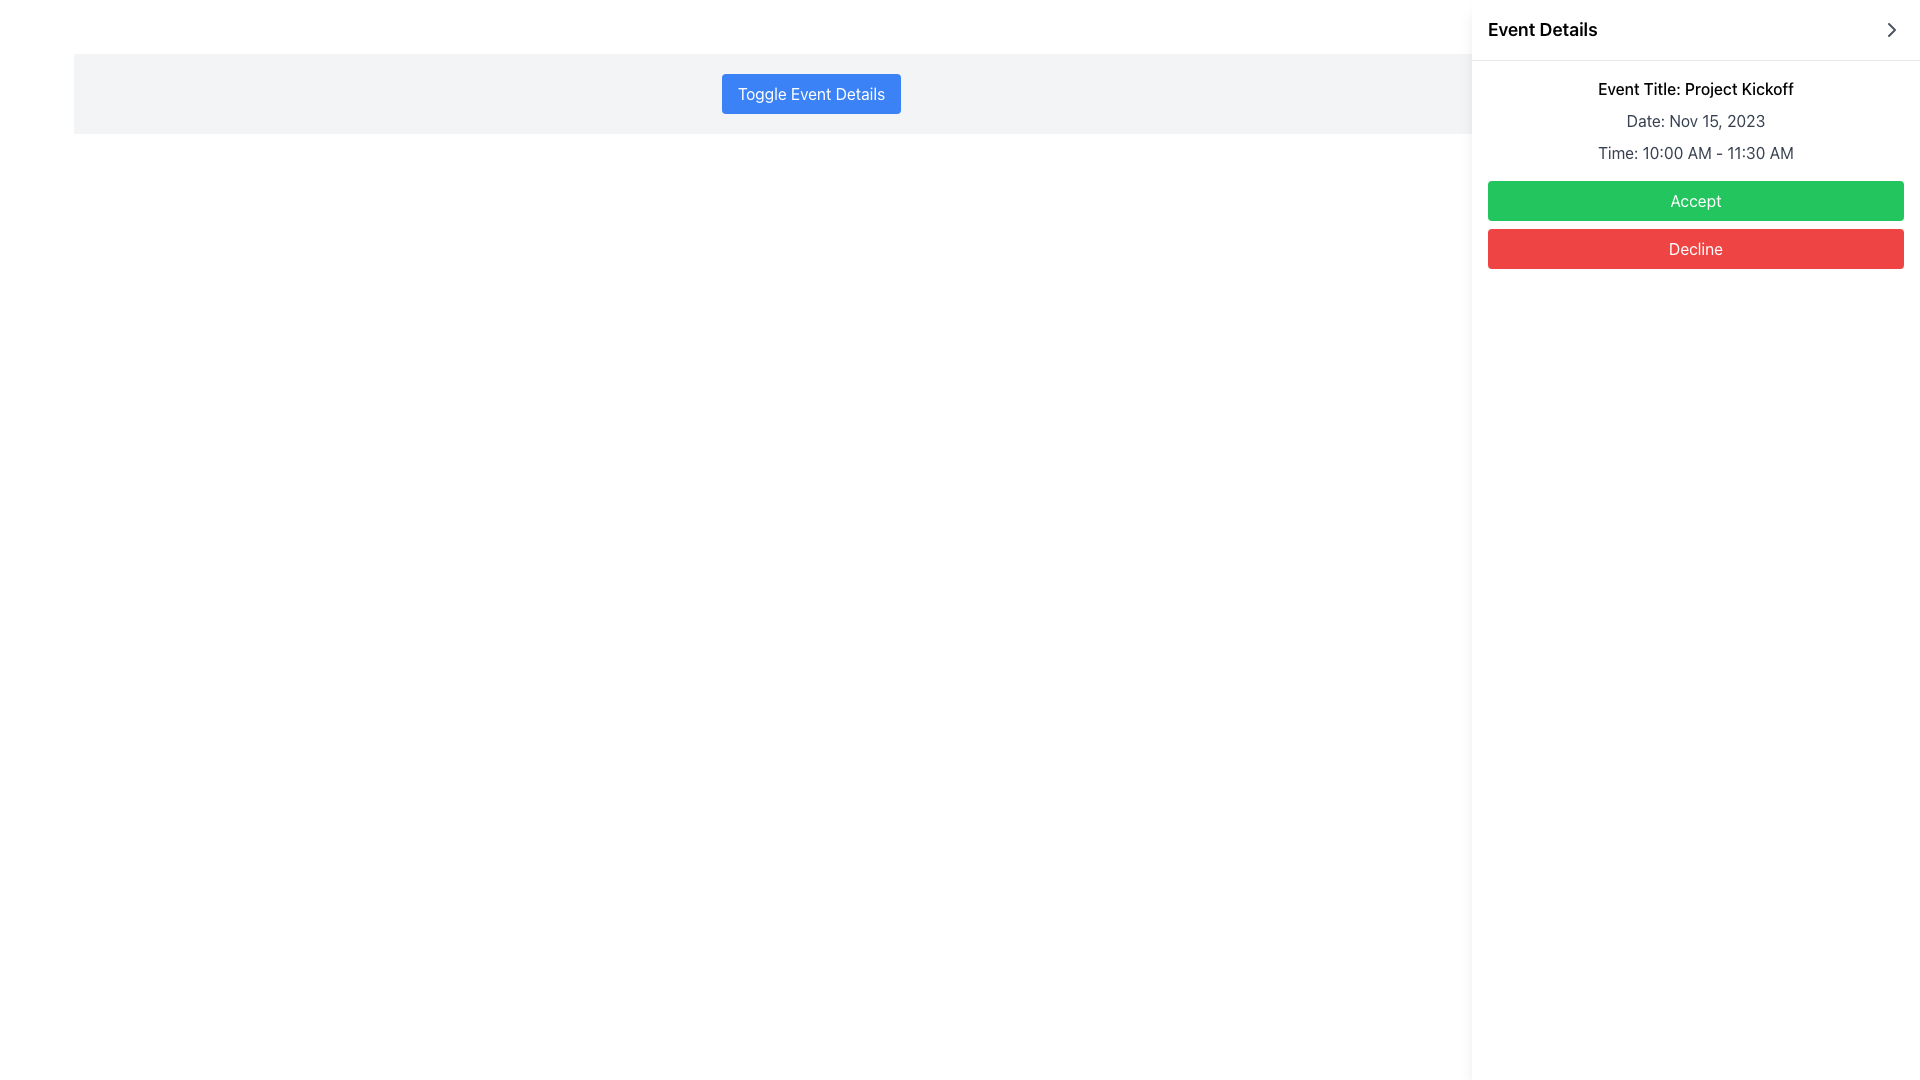 The image size is (1920, 1080). Describe the element at coordinates (1694, 87) in the screenshot. I see `the text label reading 'Event Title: Project Kickoff' which is styled in medium weight black font on a white background, located at the top of the right-side event details panel` at that location.